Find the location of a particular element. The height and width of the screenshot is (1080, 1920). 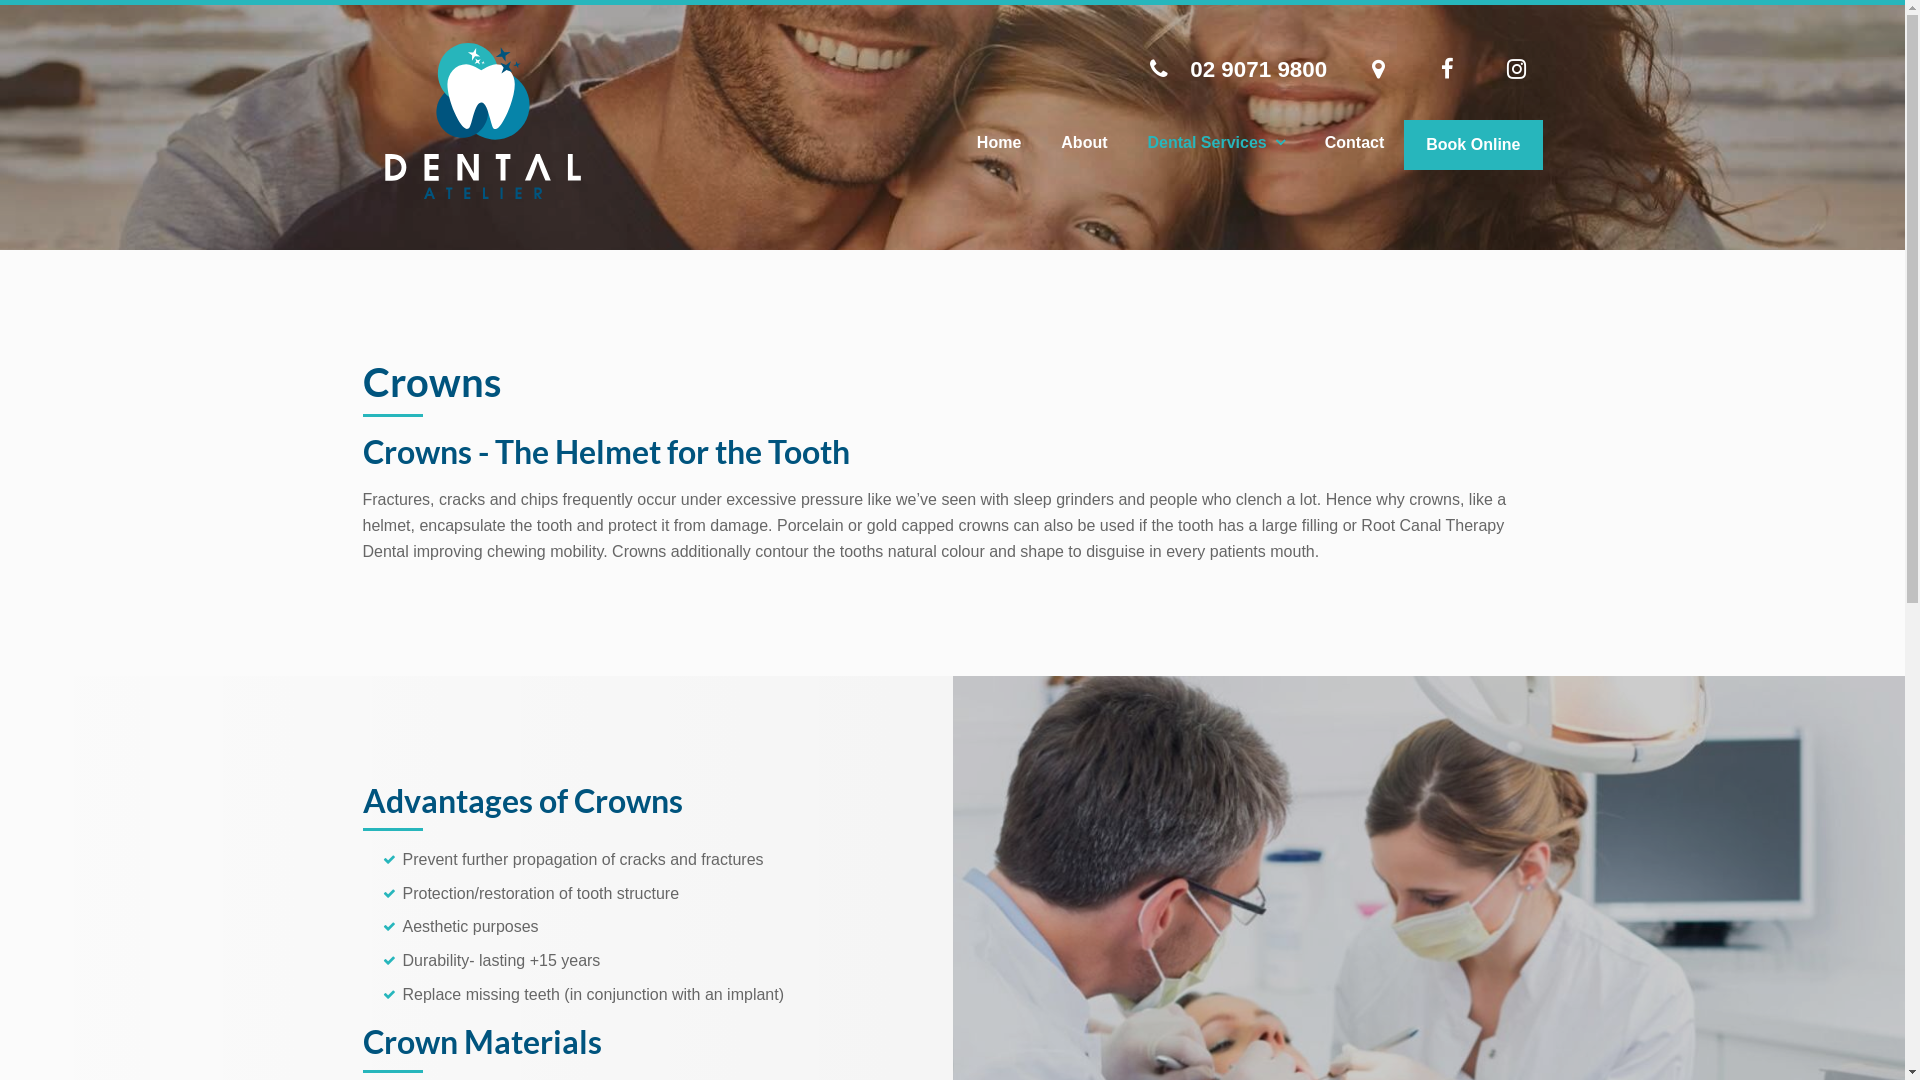

'Book Online' is located at coordinates (1473, 144).